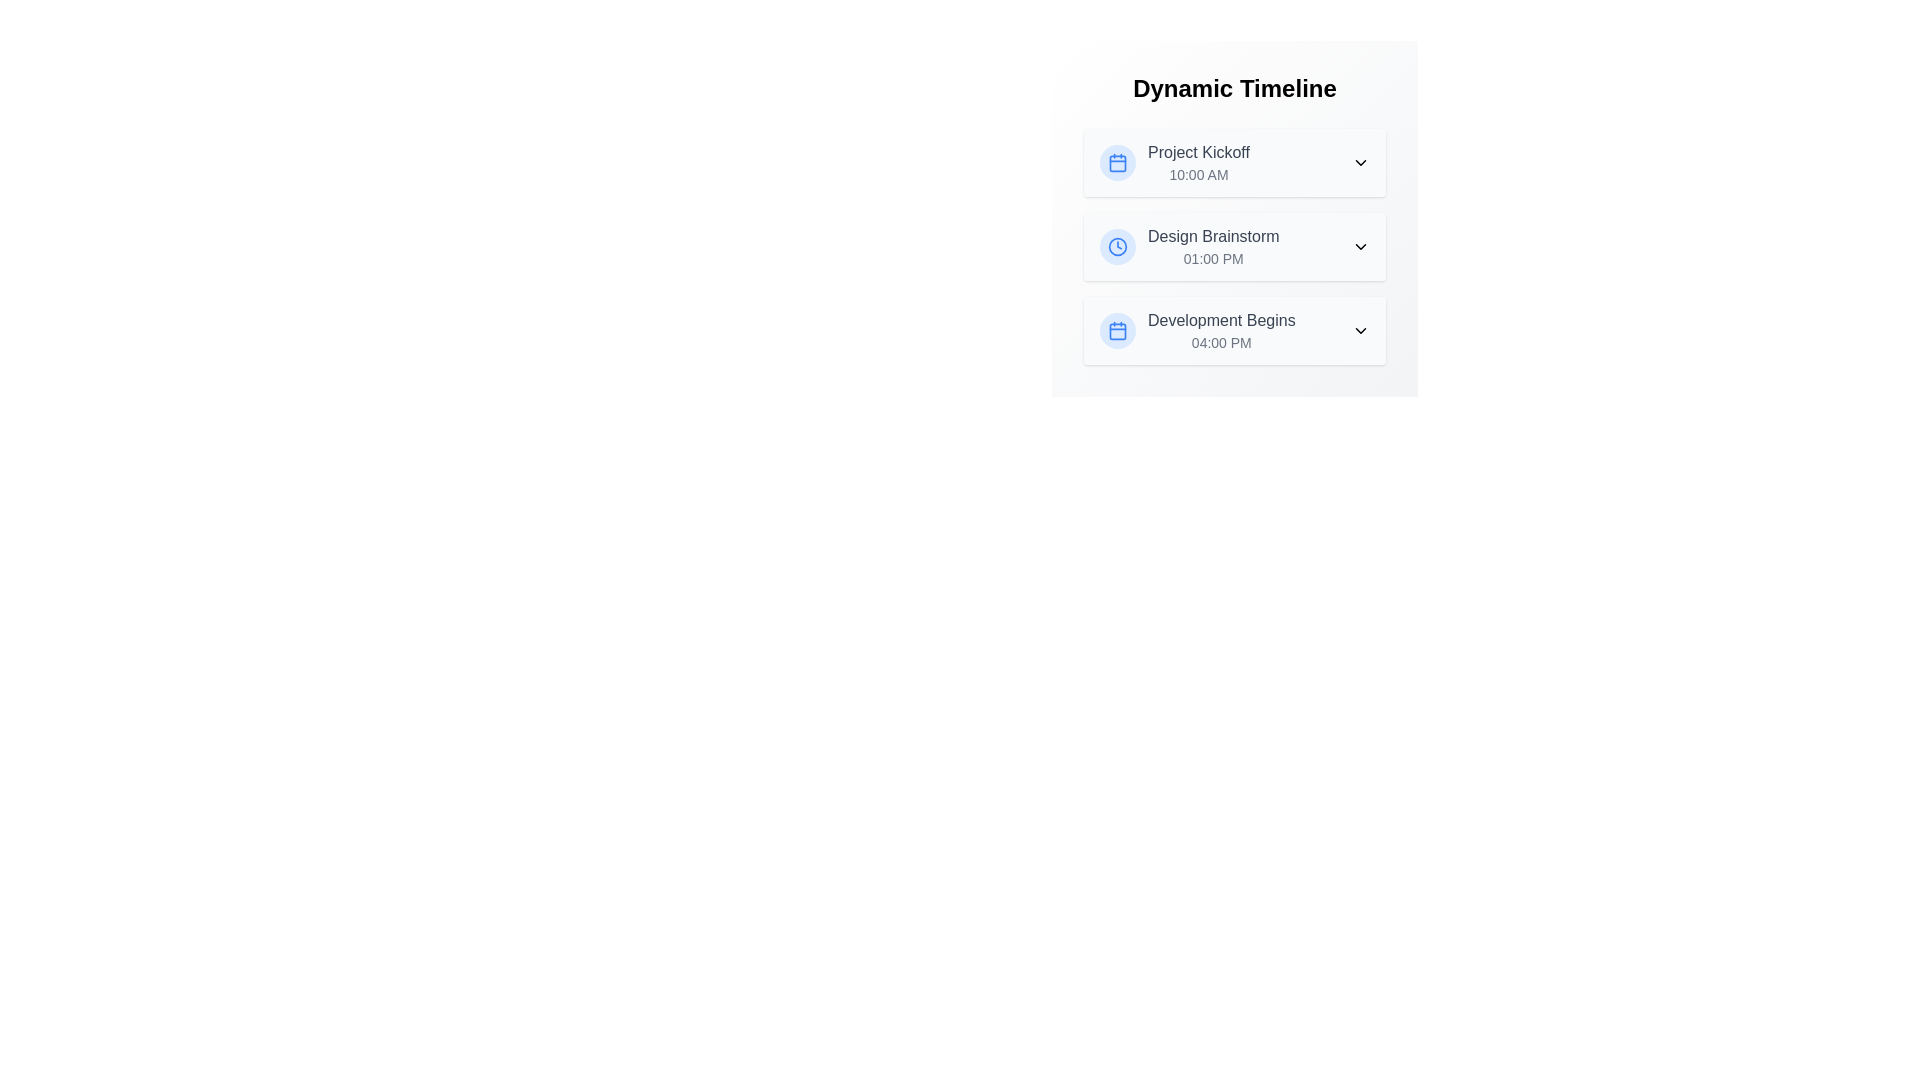  Describe the element at coordinates (1360, 245) in the screenshot. I see `the Dropdown toggle icon represented by a downward-pointing chevron located at the far-right of the 'Design Brainstorm 01:00 PM' list item` at that location.